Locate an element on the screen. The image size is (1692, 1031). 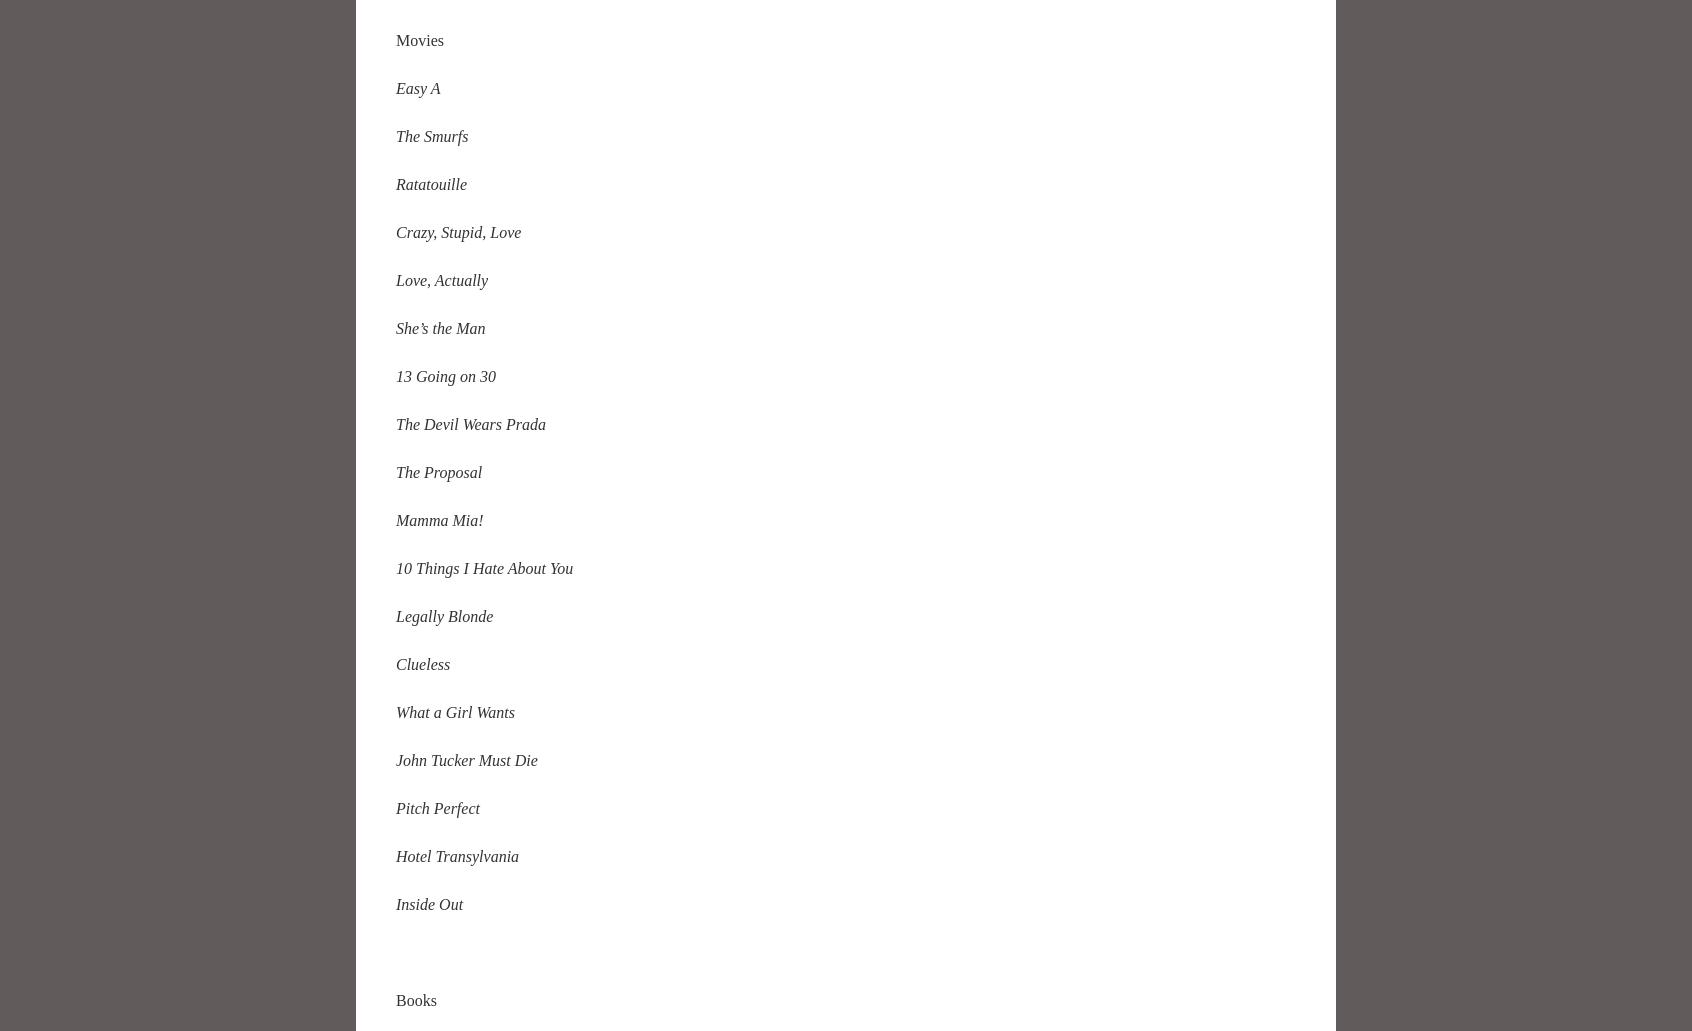
'Love, Actually' is located at coordinates (440, 279).